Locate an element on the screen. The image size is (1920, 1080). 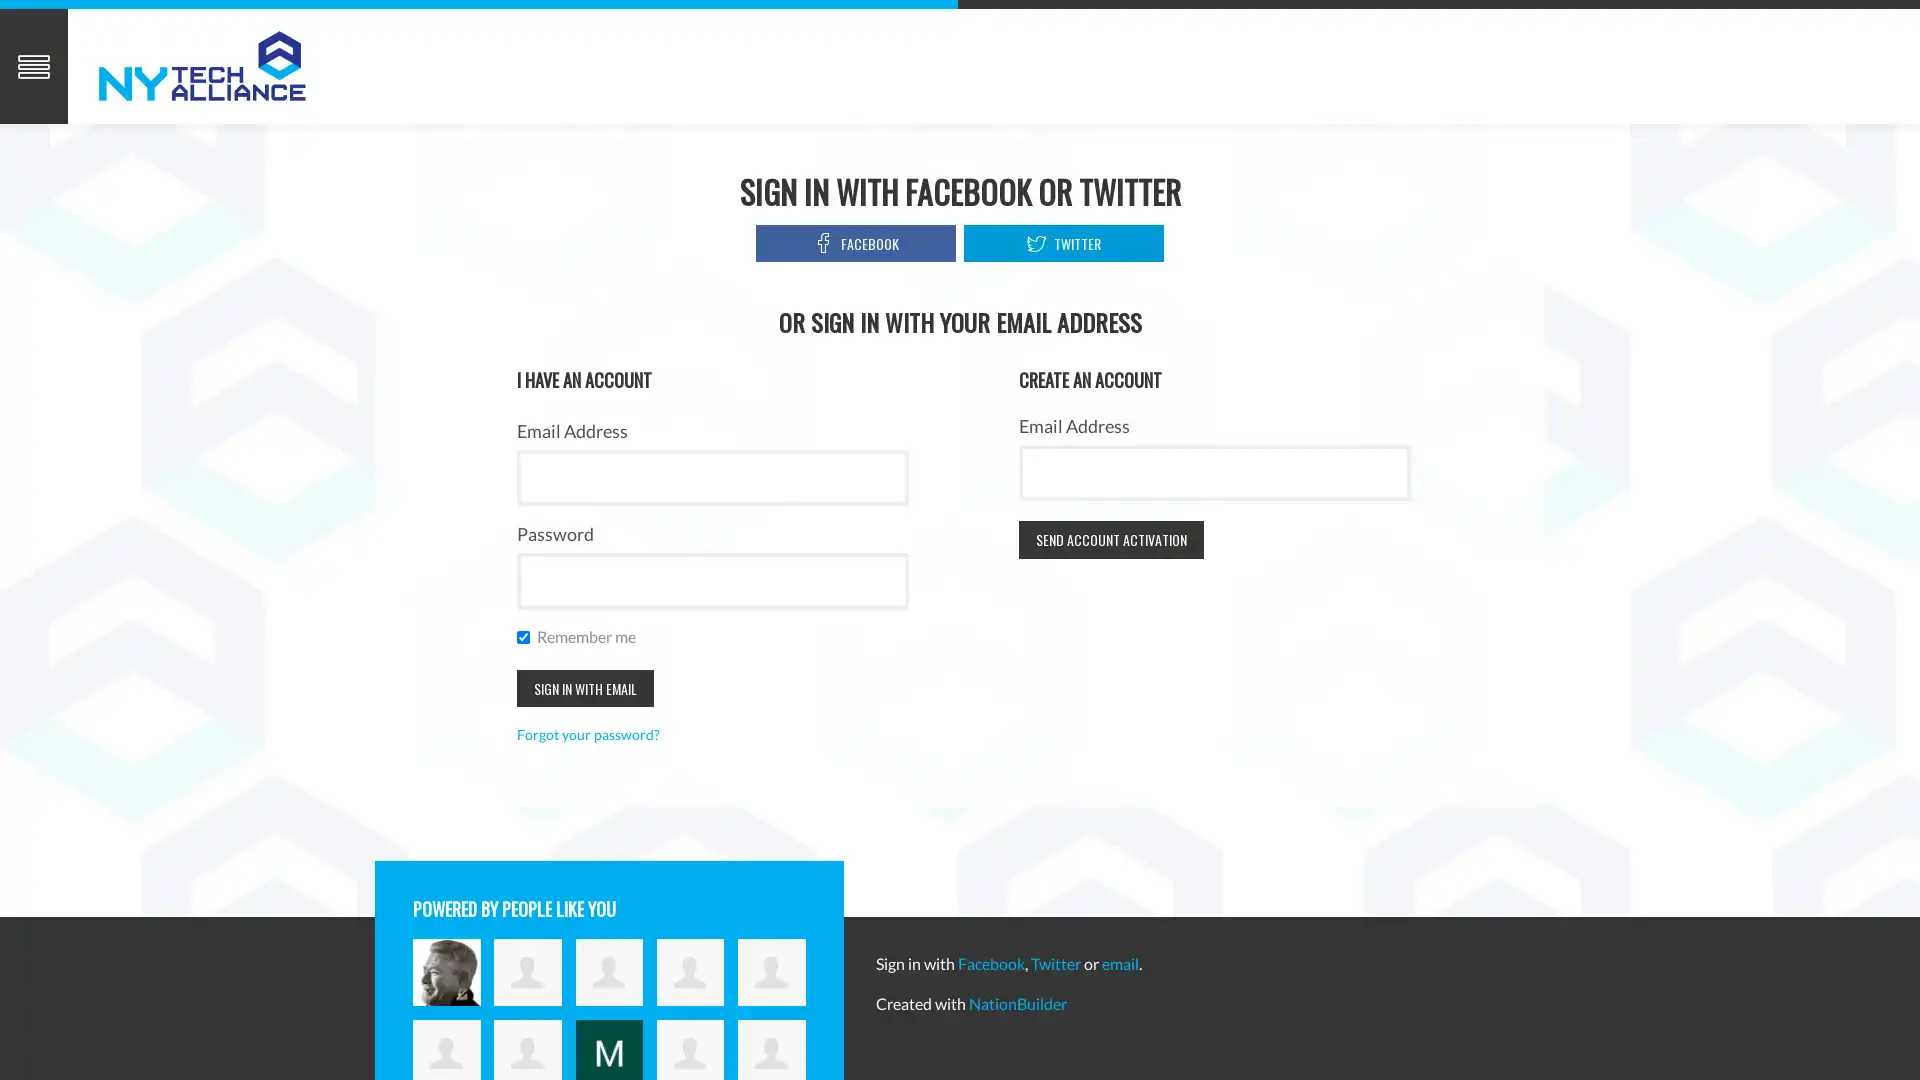
Sign in with email is located at coordinates (583, 686).